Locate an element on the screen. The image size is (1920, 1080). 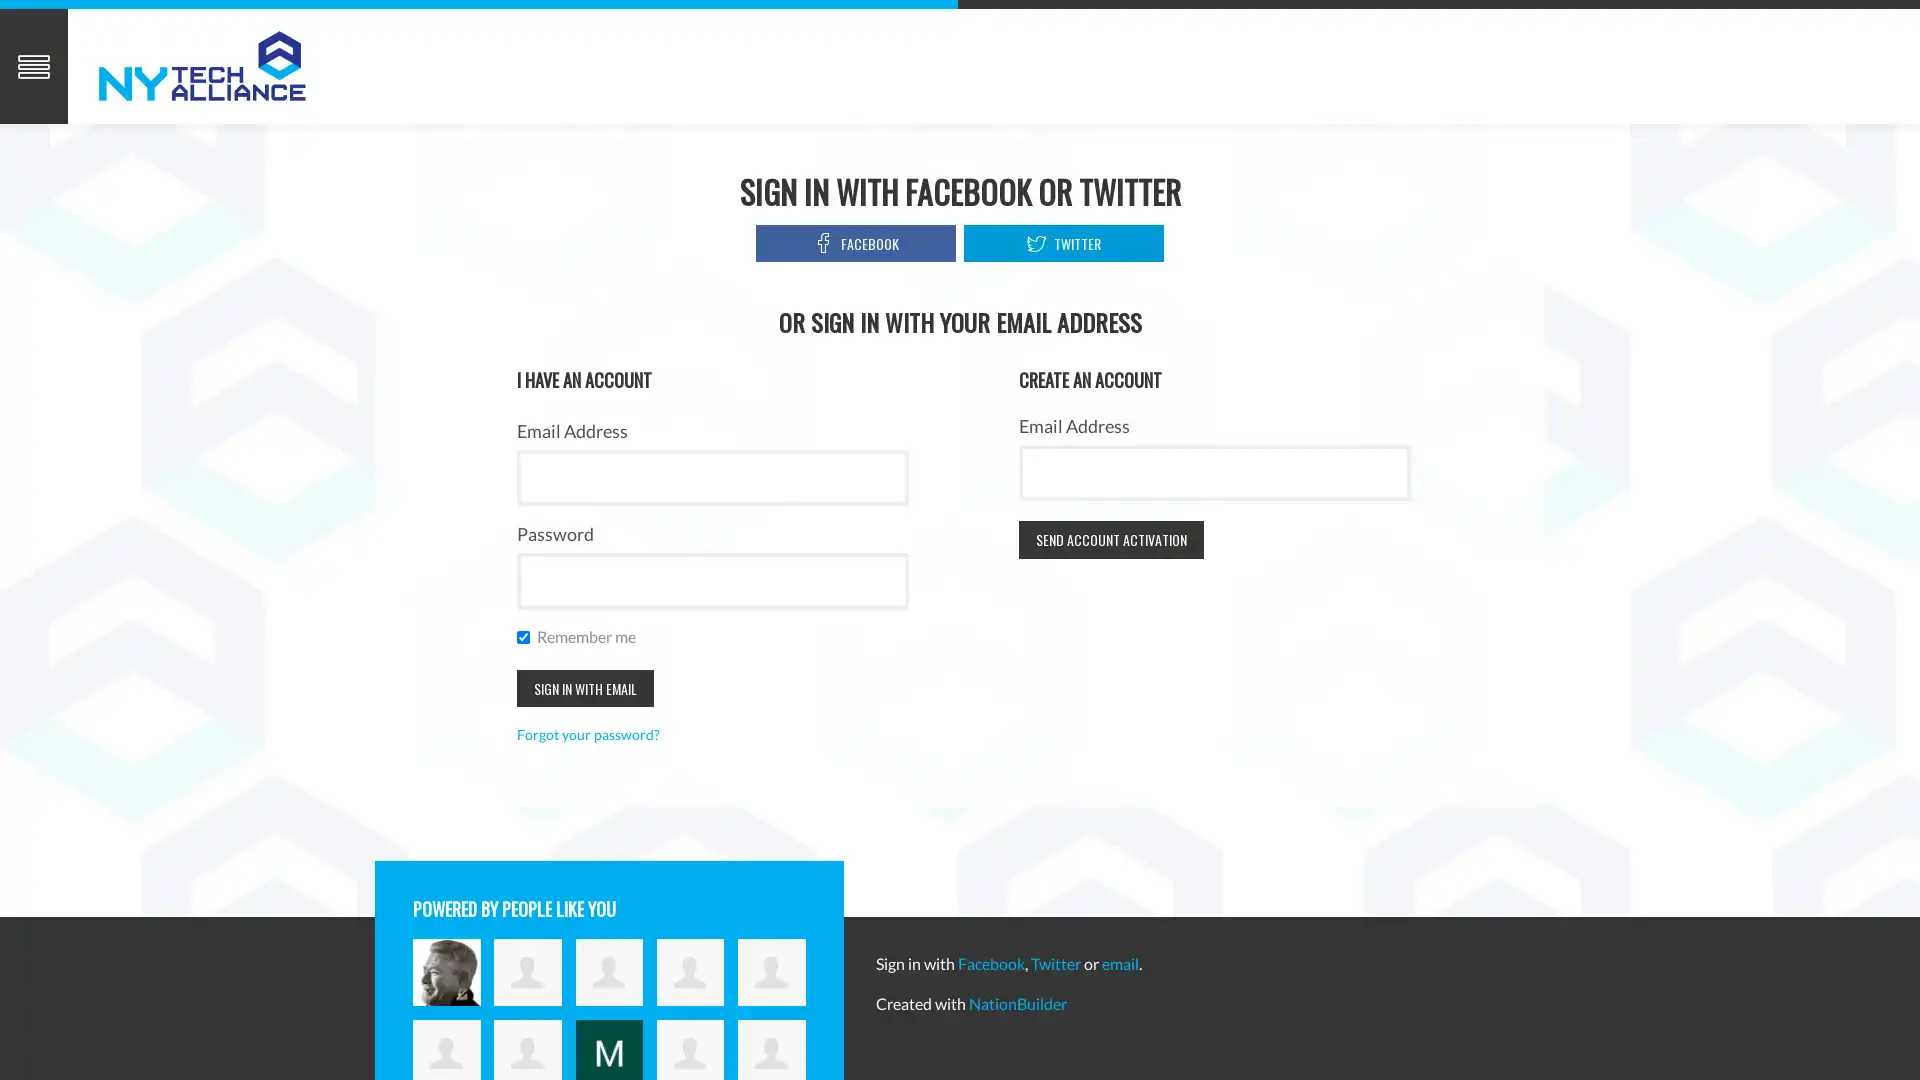
Sign in with email is located at coordinates (583, 686).